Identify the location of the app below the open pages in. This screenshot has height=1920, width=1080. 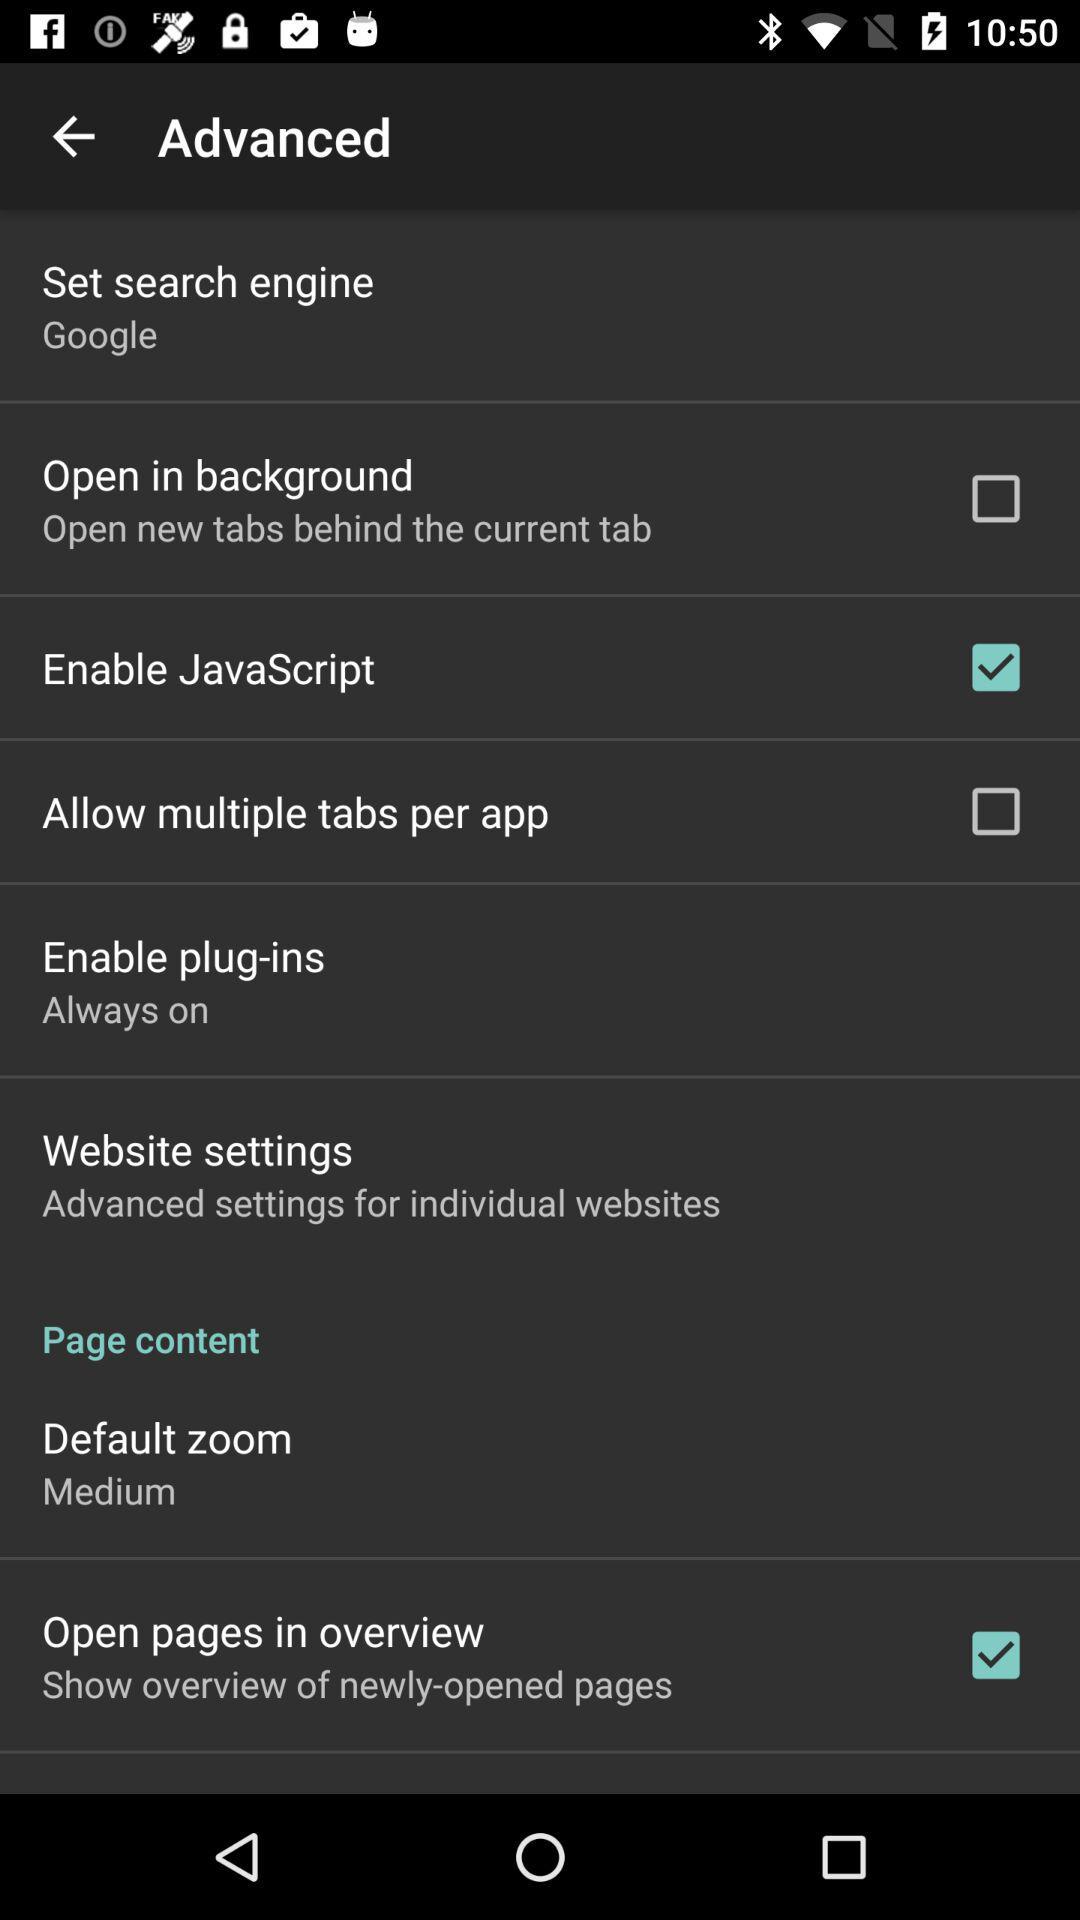
(356, 1682).